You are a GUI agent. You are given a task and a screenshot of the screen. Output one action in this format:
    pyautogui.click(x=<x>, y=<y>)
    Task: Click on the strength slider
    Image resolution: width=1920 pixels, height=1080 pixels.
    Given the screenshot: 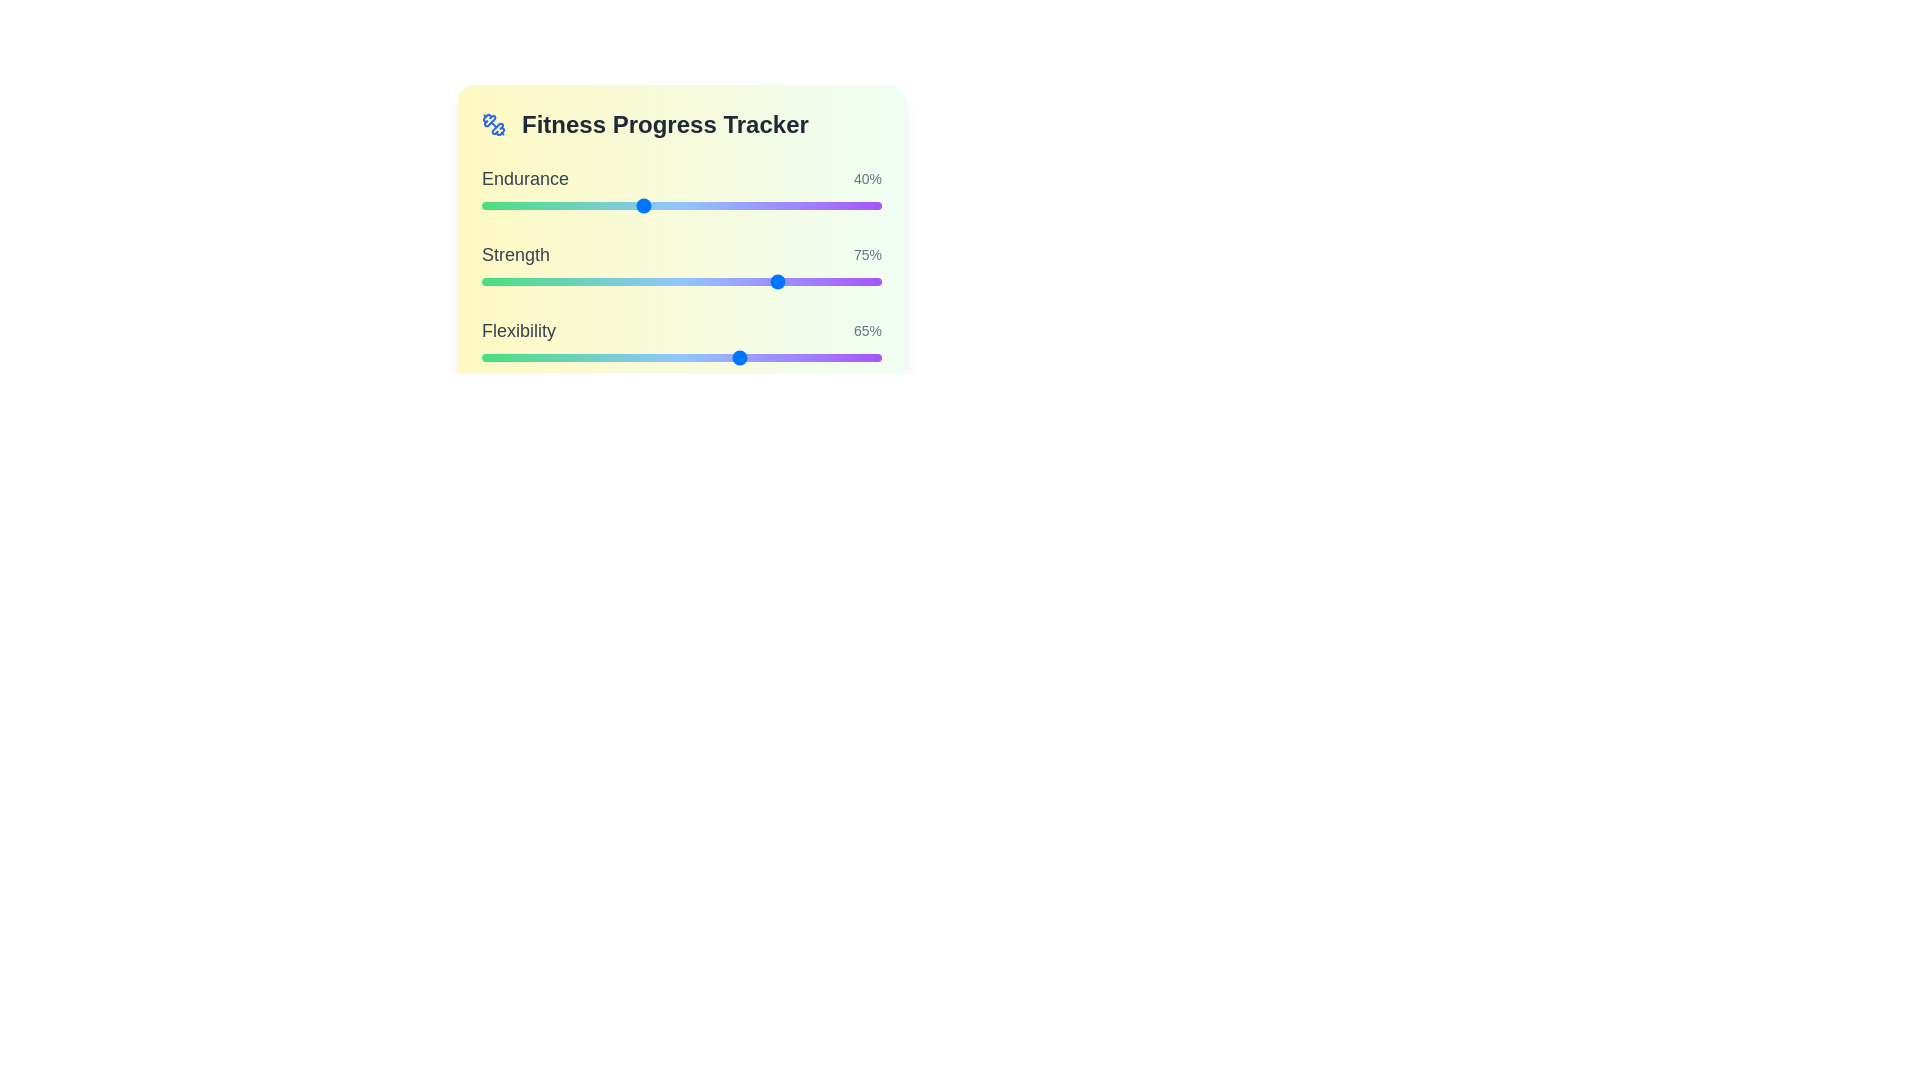 What is the action you would take?
    pyautogui.click(x=789, y=281)
    